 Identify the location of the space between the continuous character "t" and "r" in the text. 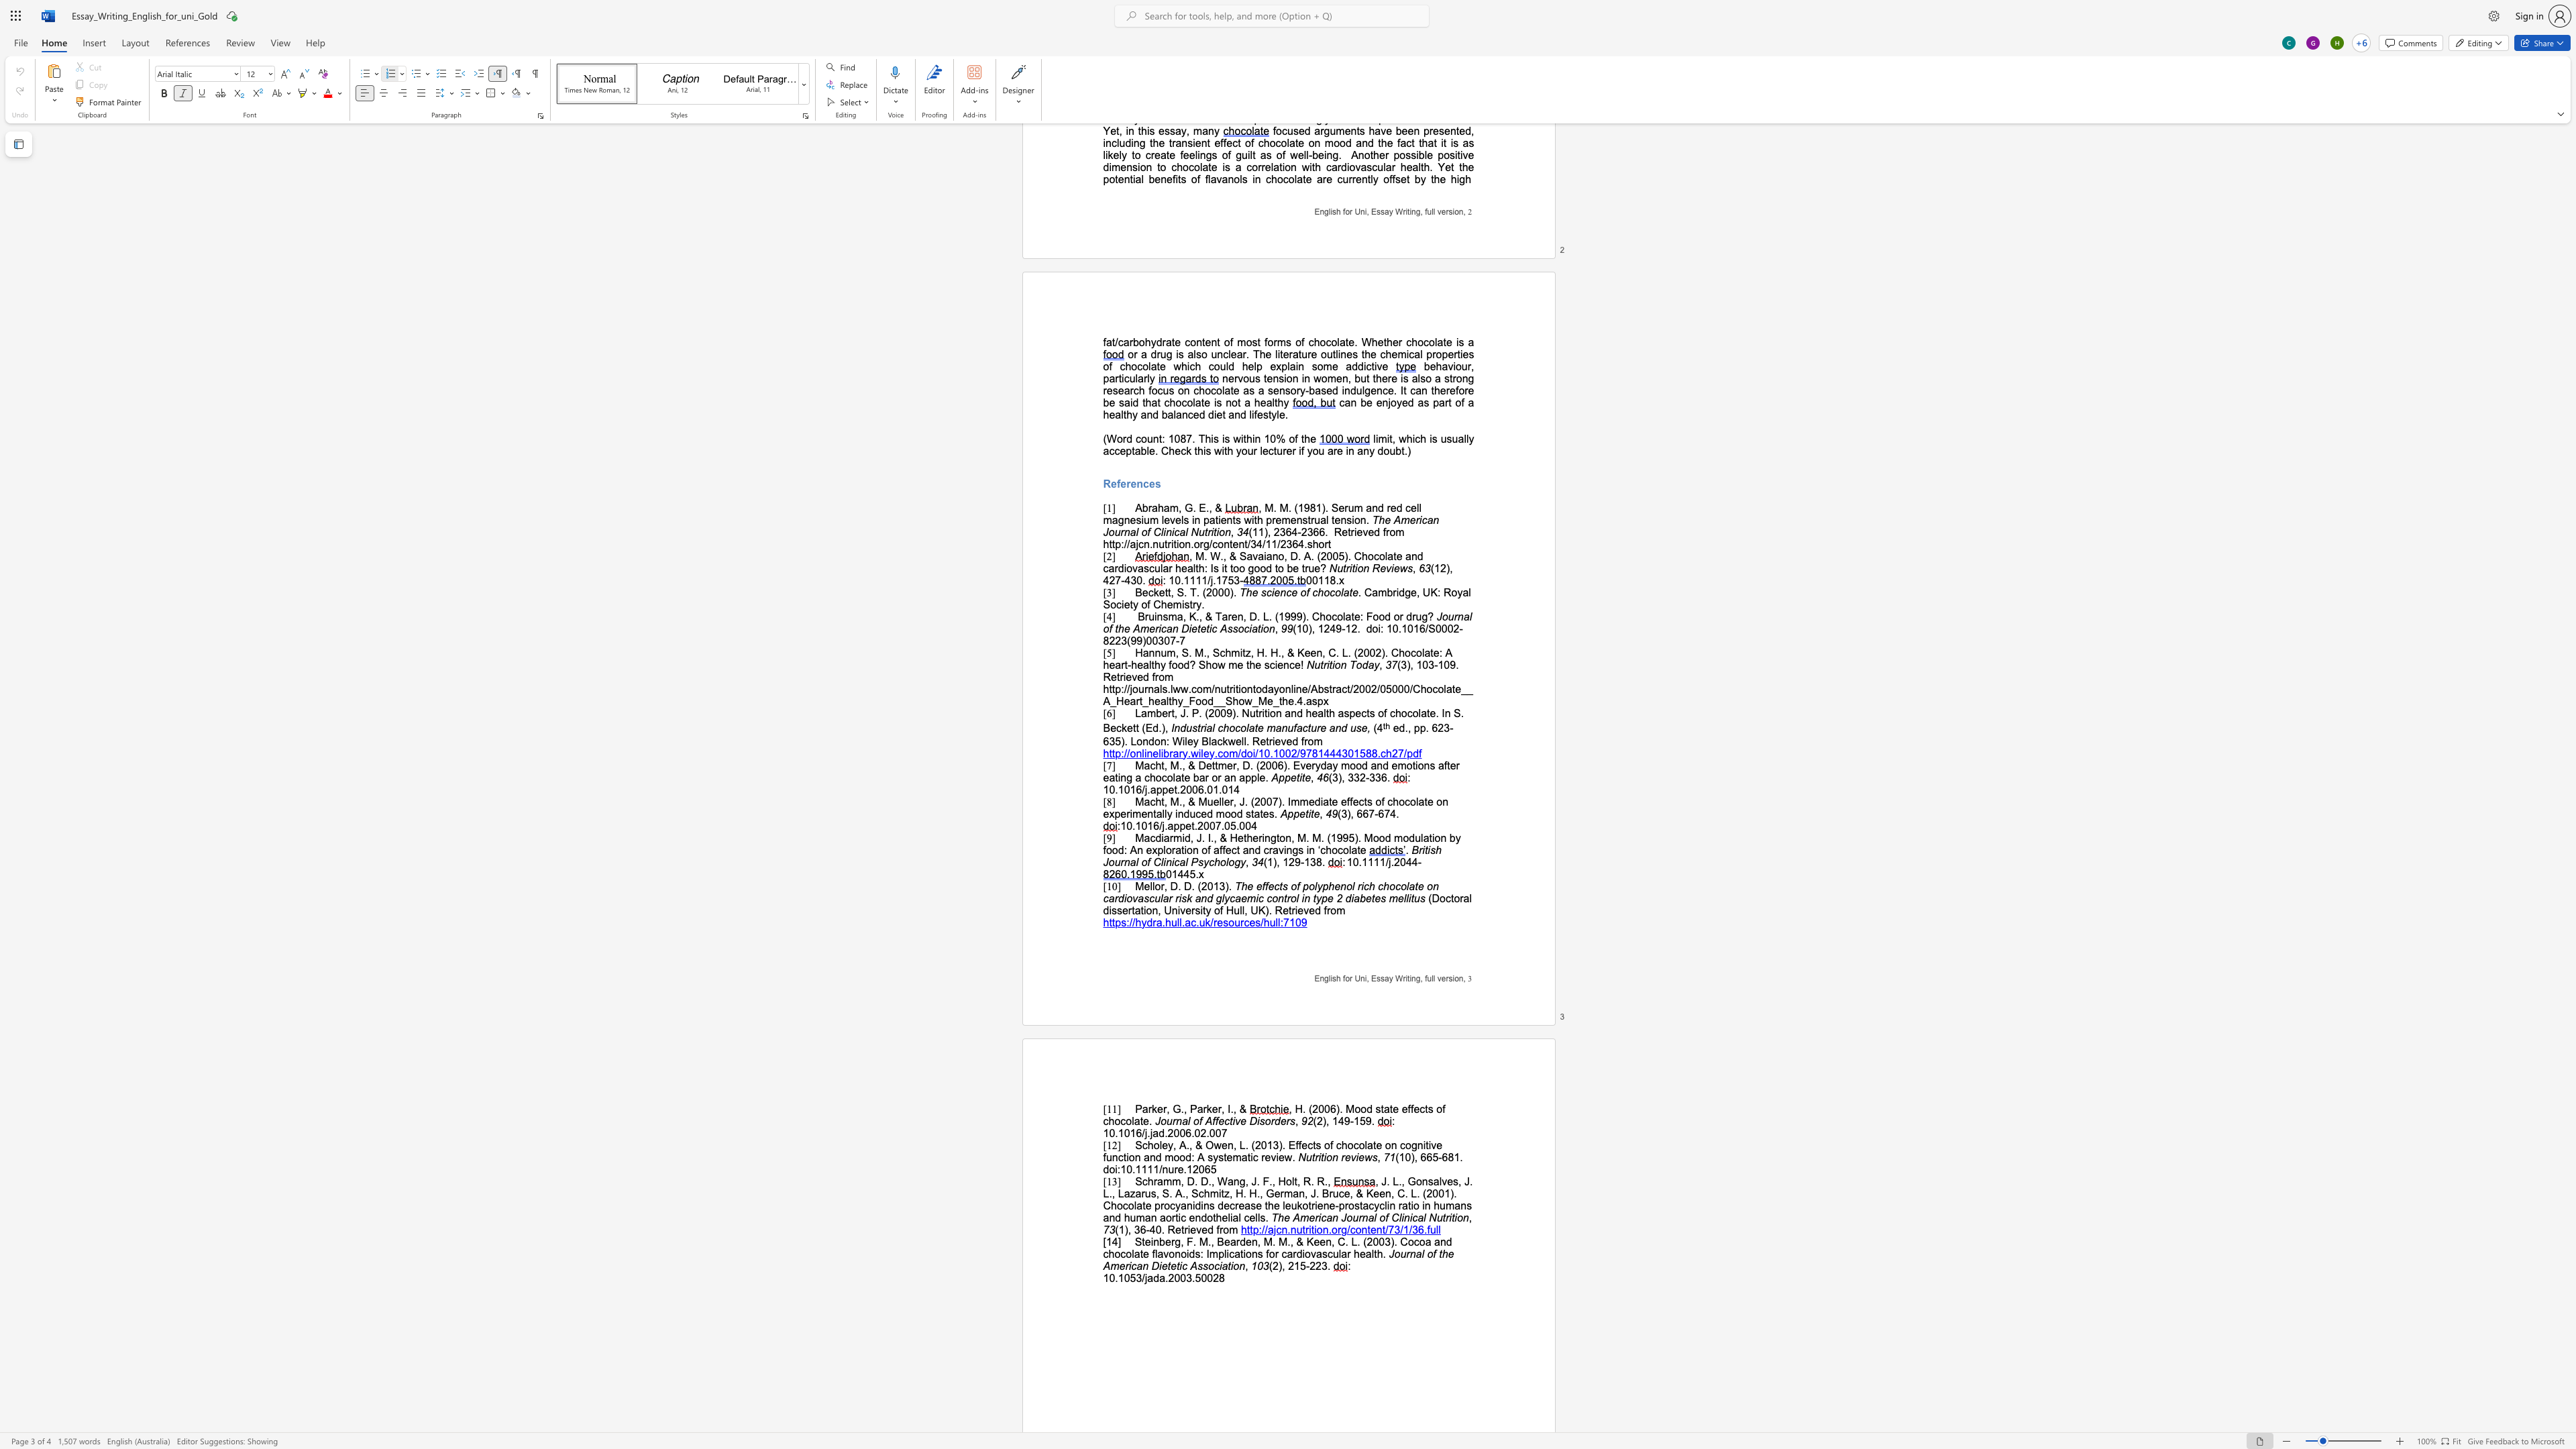
(1446, 1218).